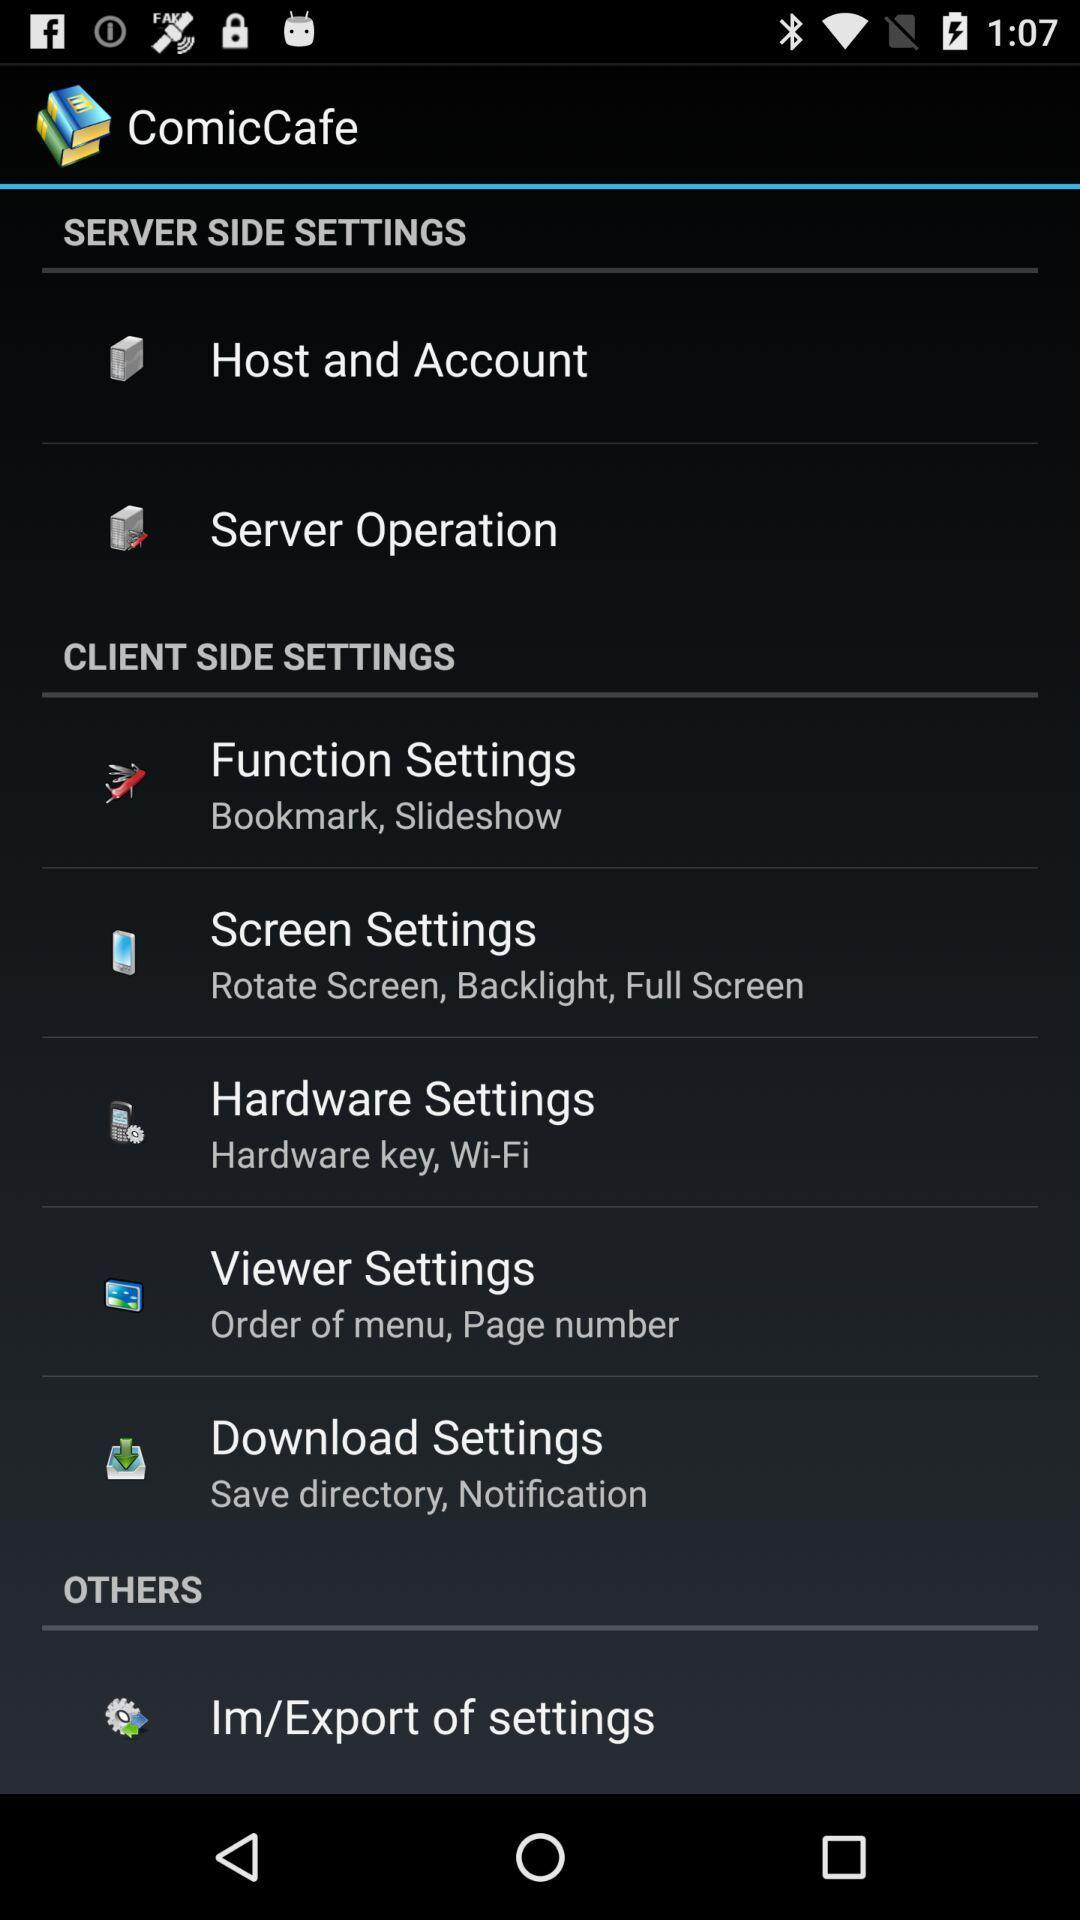 This screenshot has width=1080, height=1920. What do you see at coordinates (370, 1153) in the screenshot?
I see `the hardware key wi item` at bounding box center [370, 1153].